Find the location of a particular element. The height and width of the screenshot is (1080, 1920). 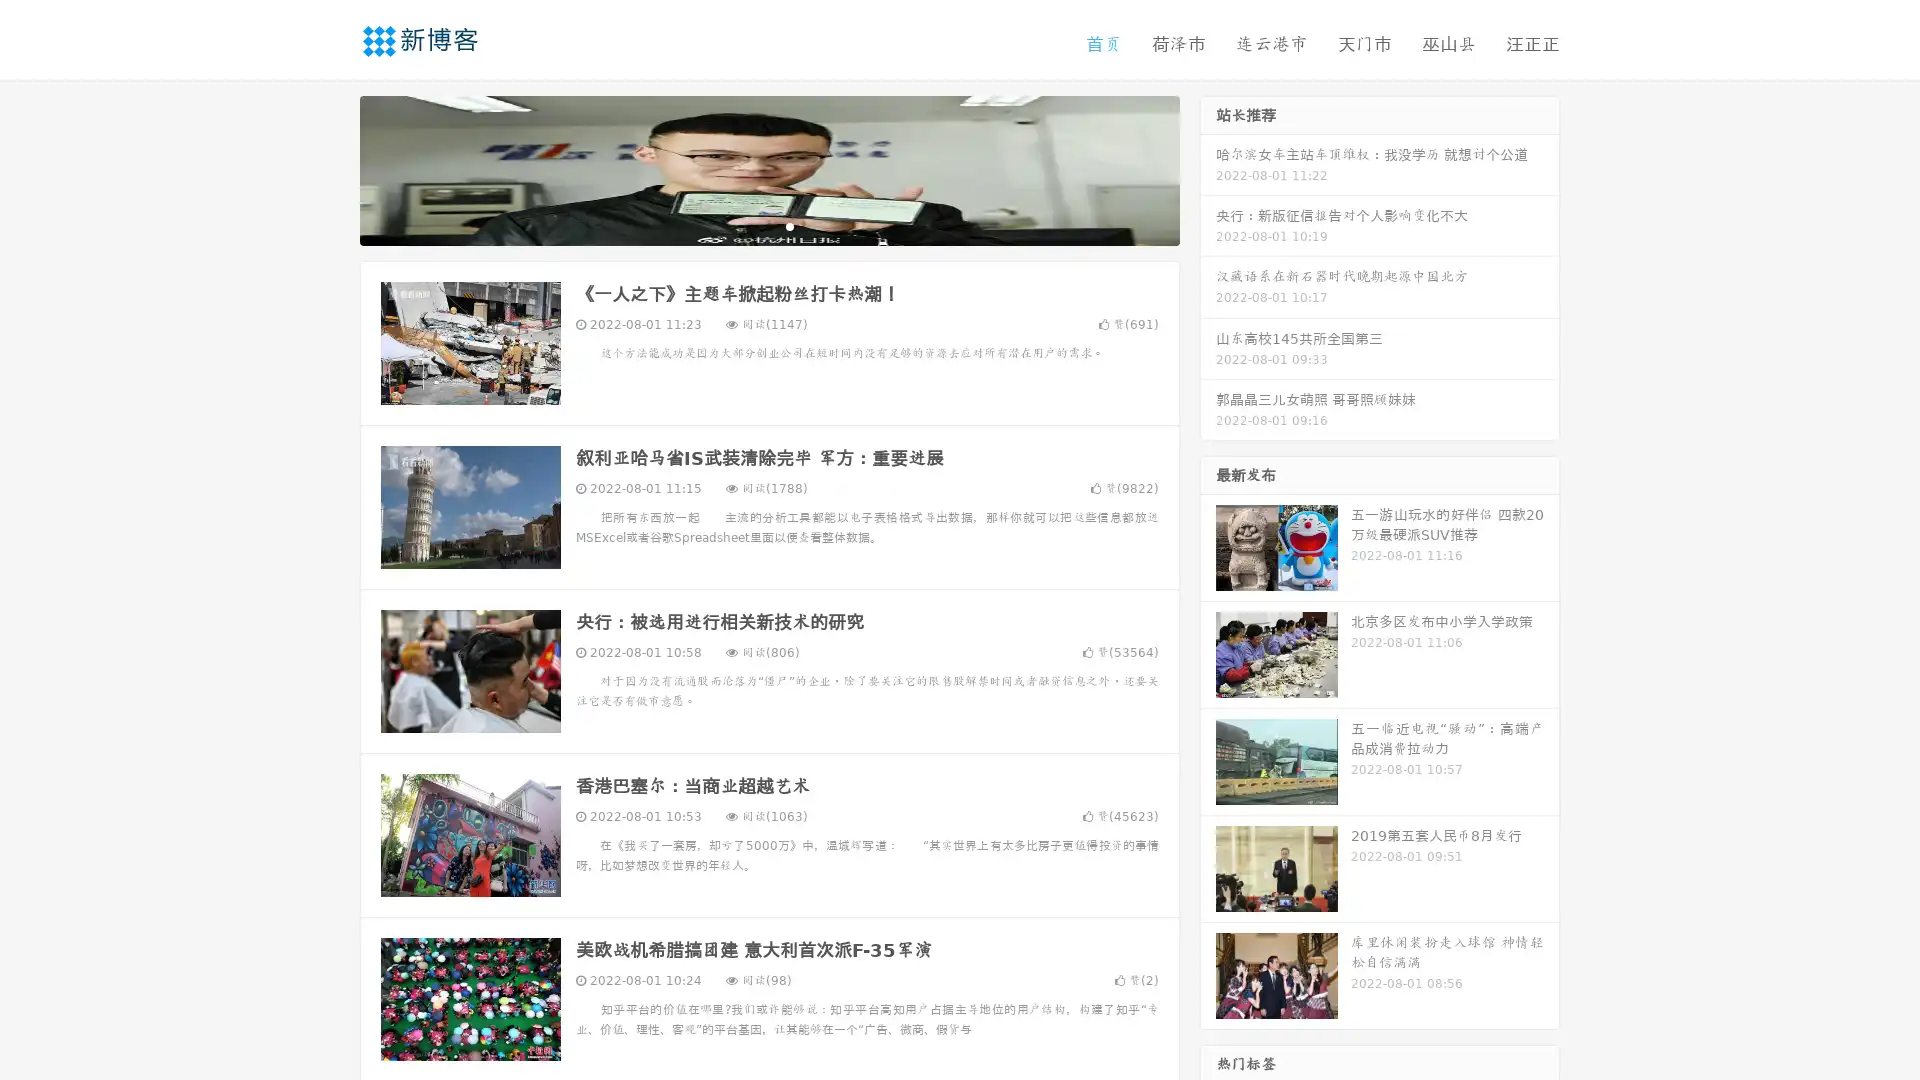

Next slide is located at coordinates (1208, 168).